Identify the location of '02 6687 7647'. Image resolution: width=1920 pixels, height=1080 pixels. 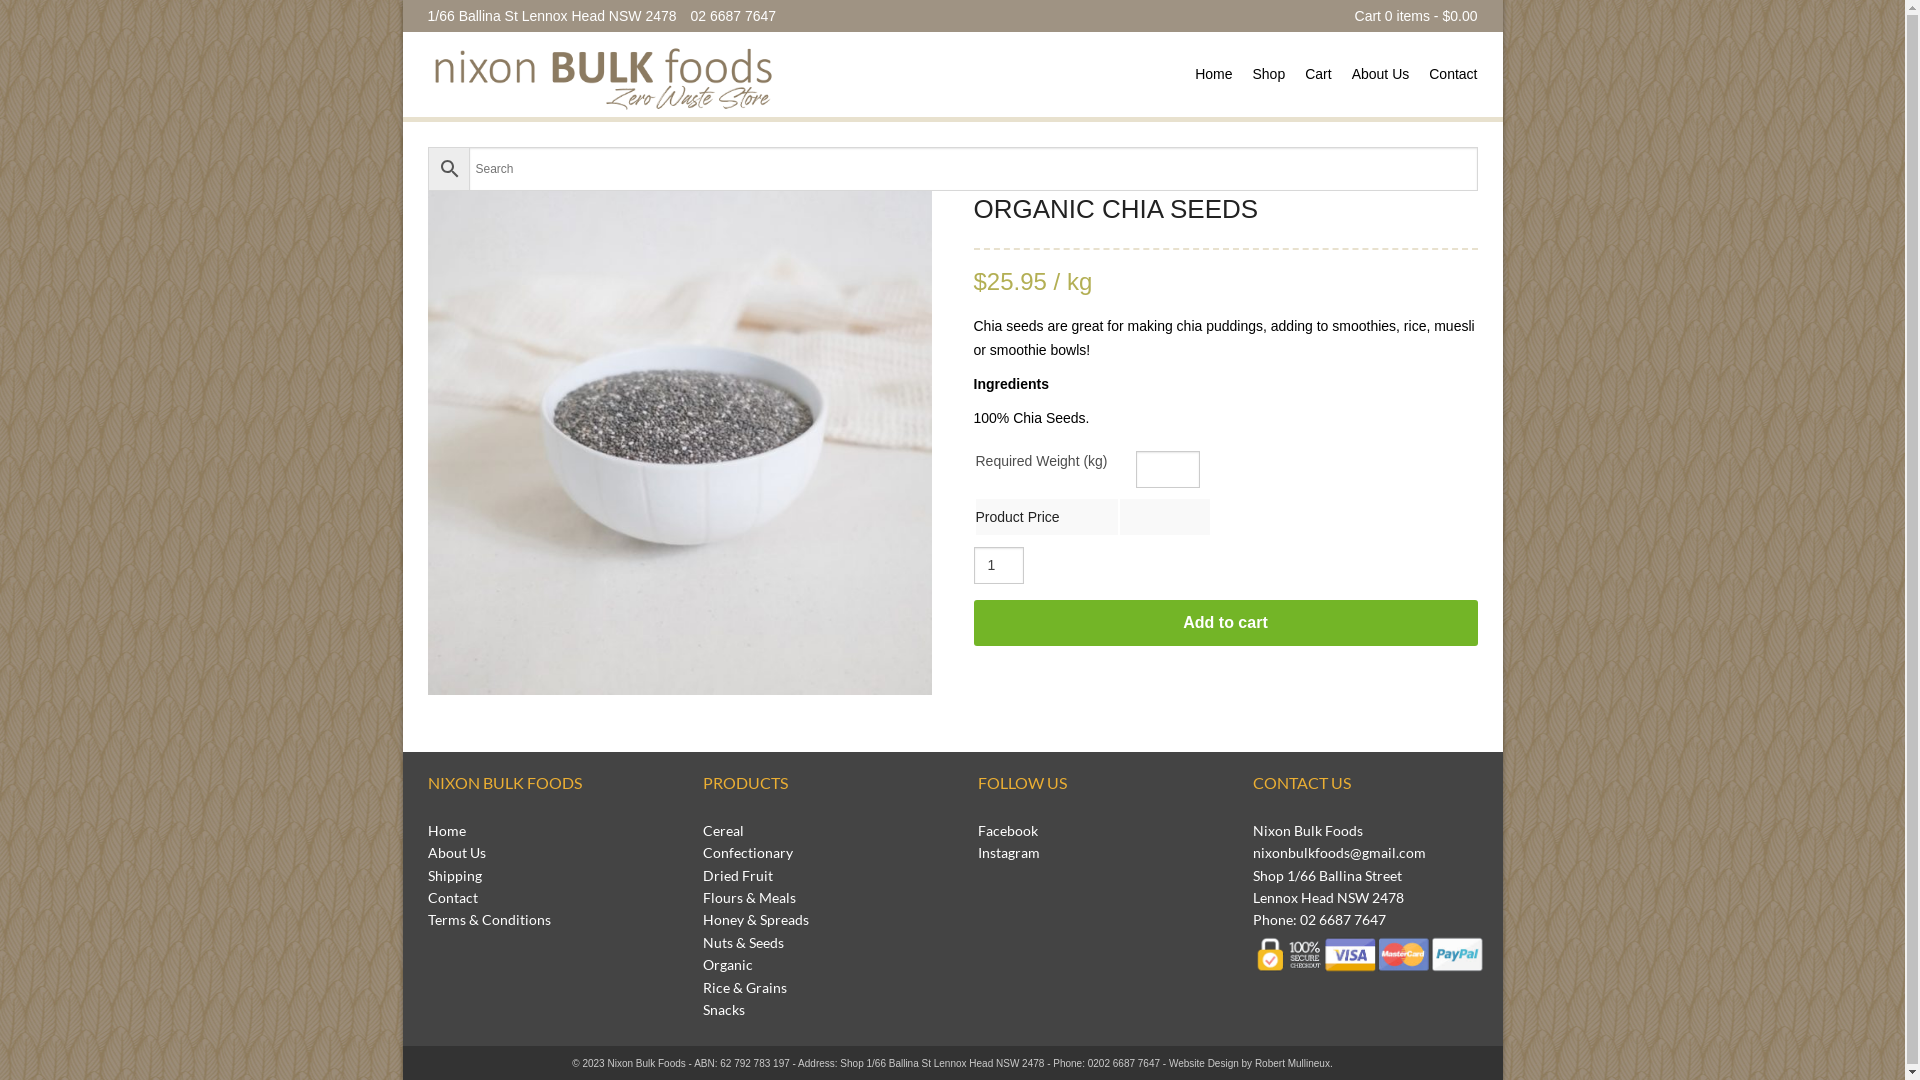
(732, 15).